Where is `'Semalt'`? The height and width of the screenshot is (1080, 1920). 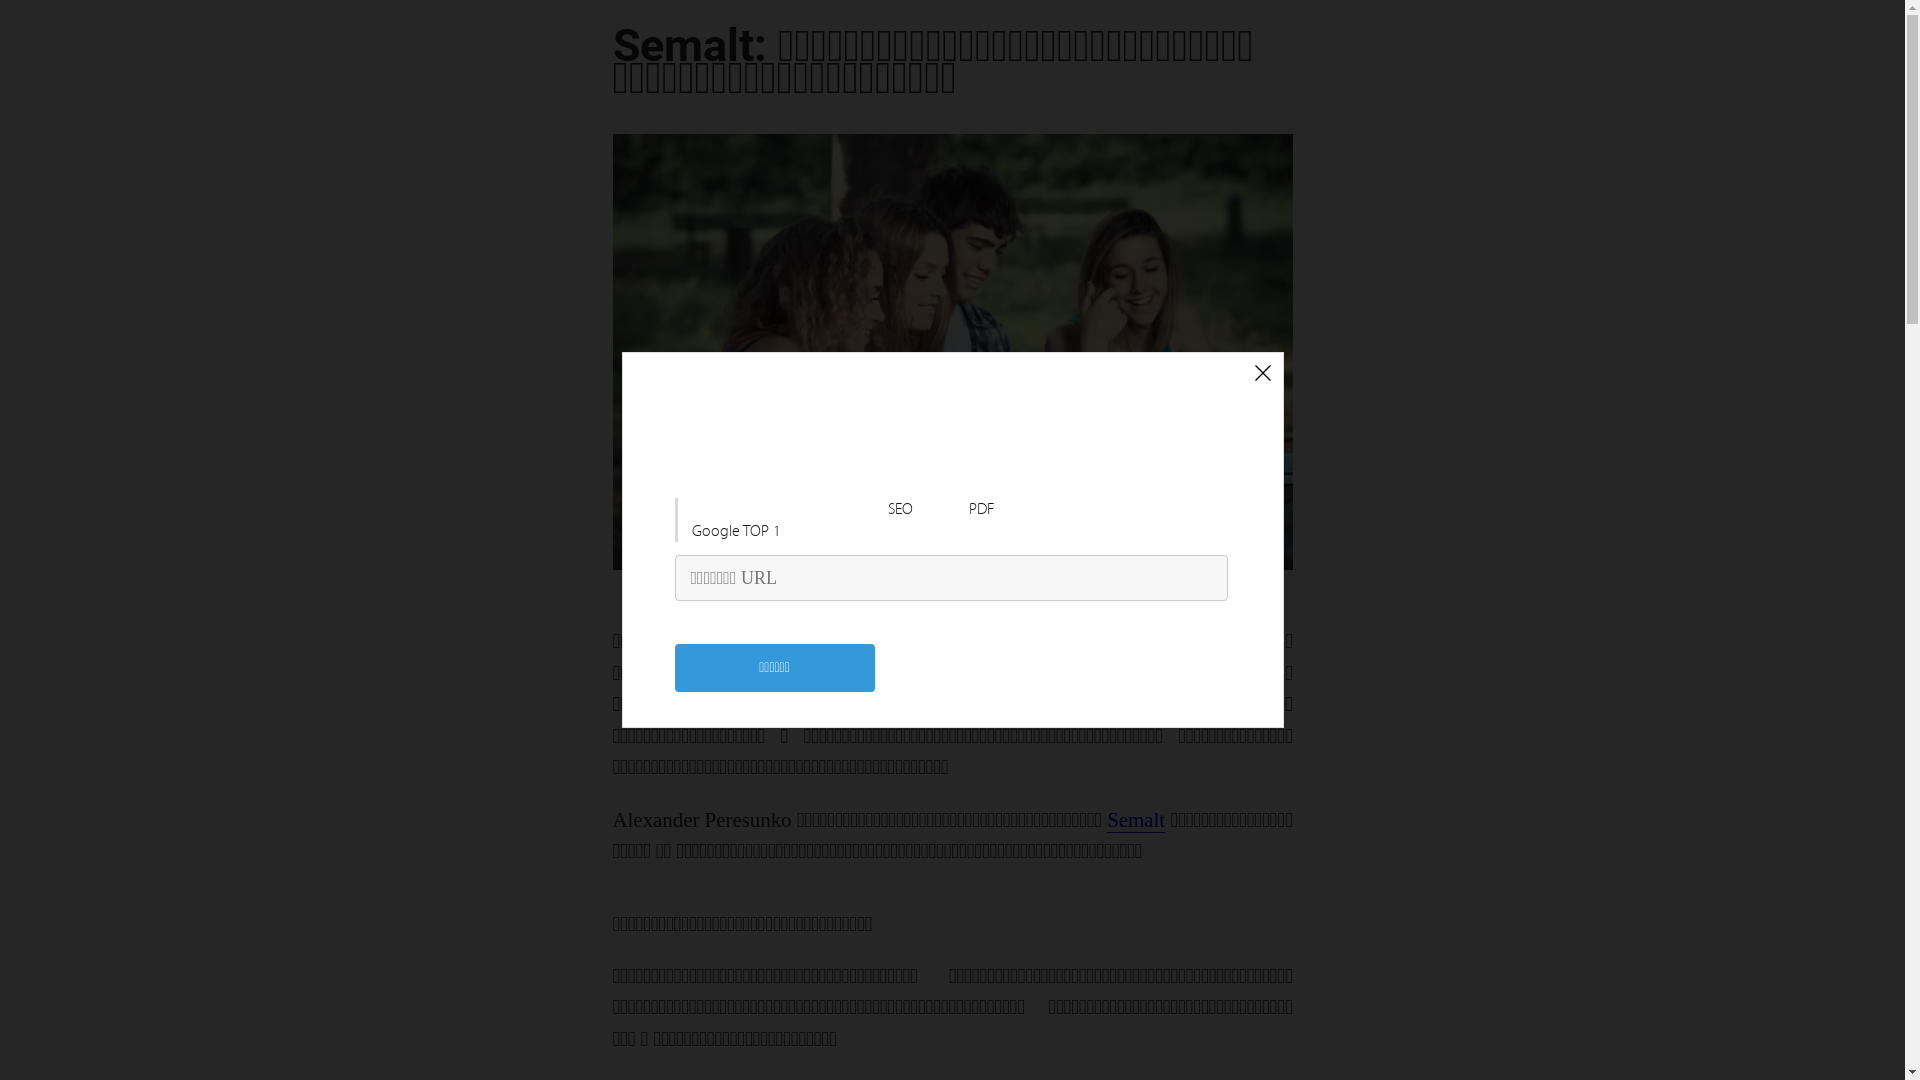
'Semalt' is located at coordinates (1136, 820).